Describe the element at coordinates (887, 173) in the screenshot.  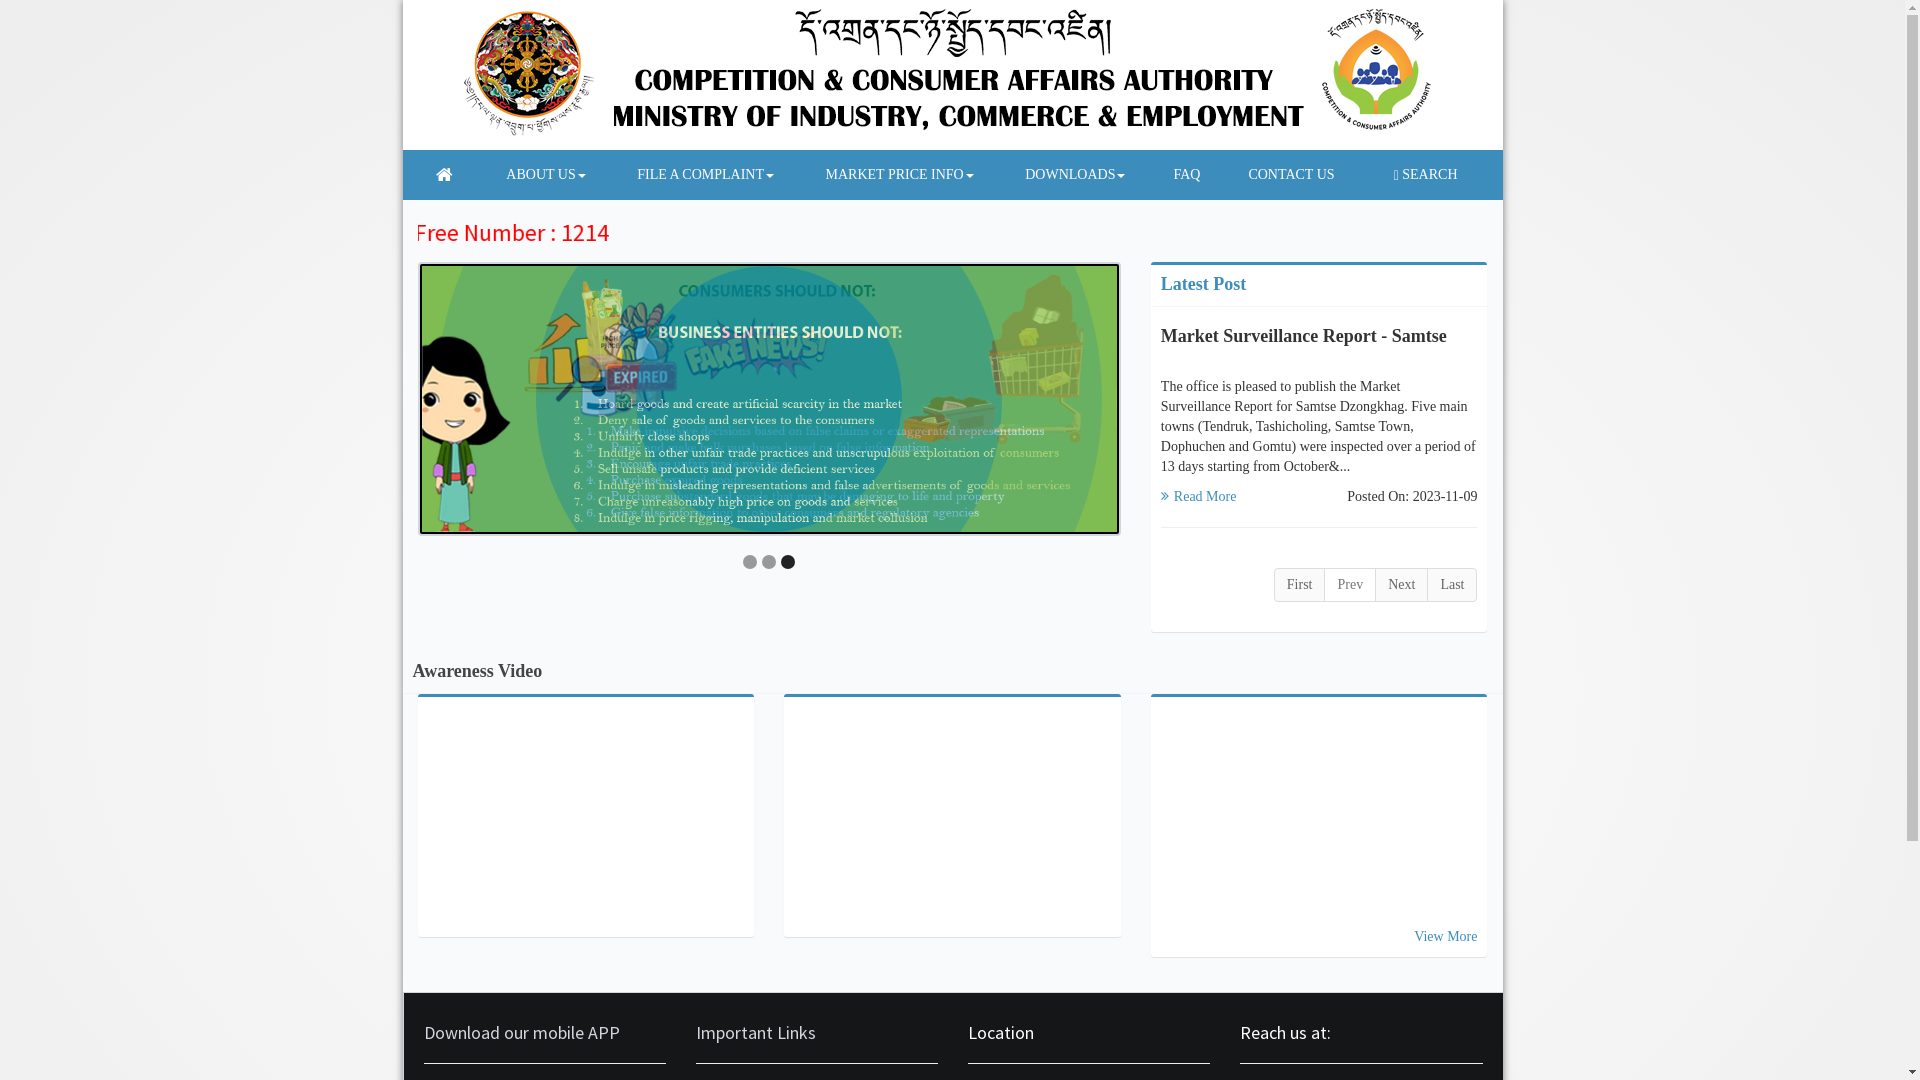
I see `'MARKET PRICE INFO'` at that location.